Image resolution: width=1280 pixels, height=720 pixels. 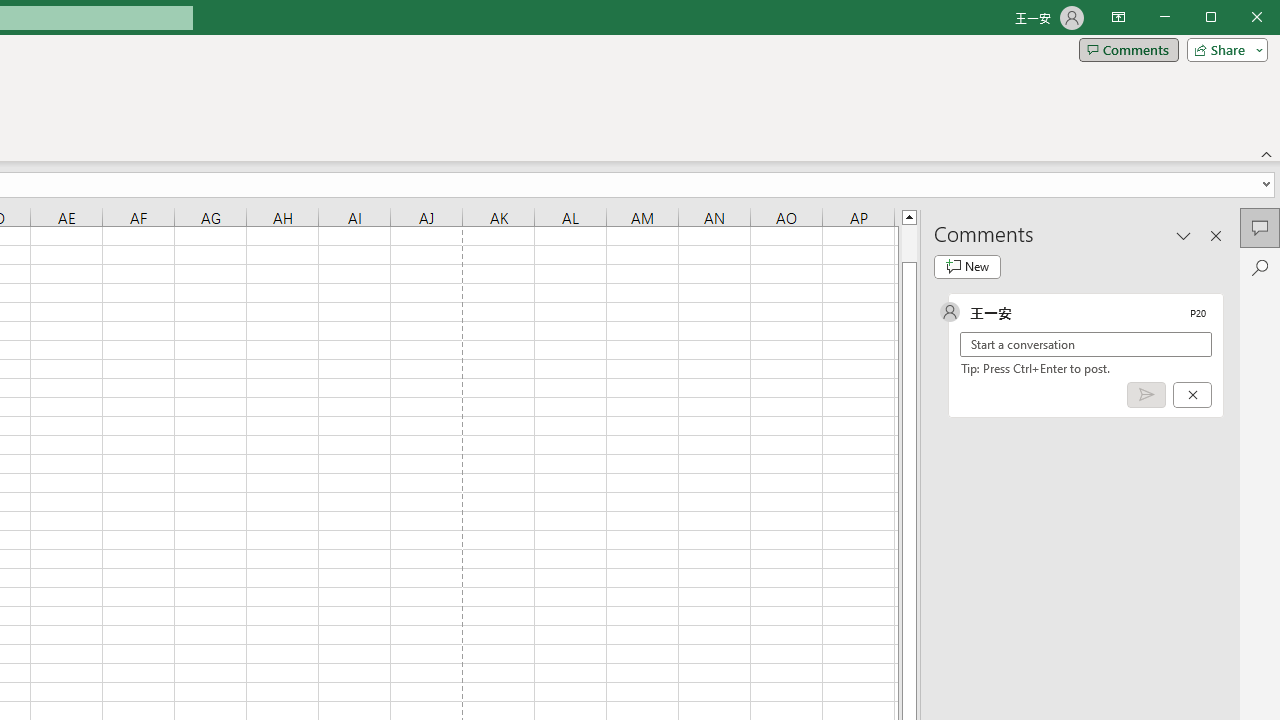 I want to click on 'Page up', so click(x=908, y=242).